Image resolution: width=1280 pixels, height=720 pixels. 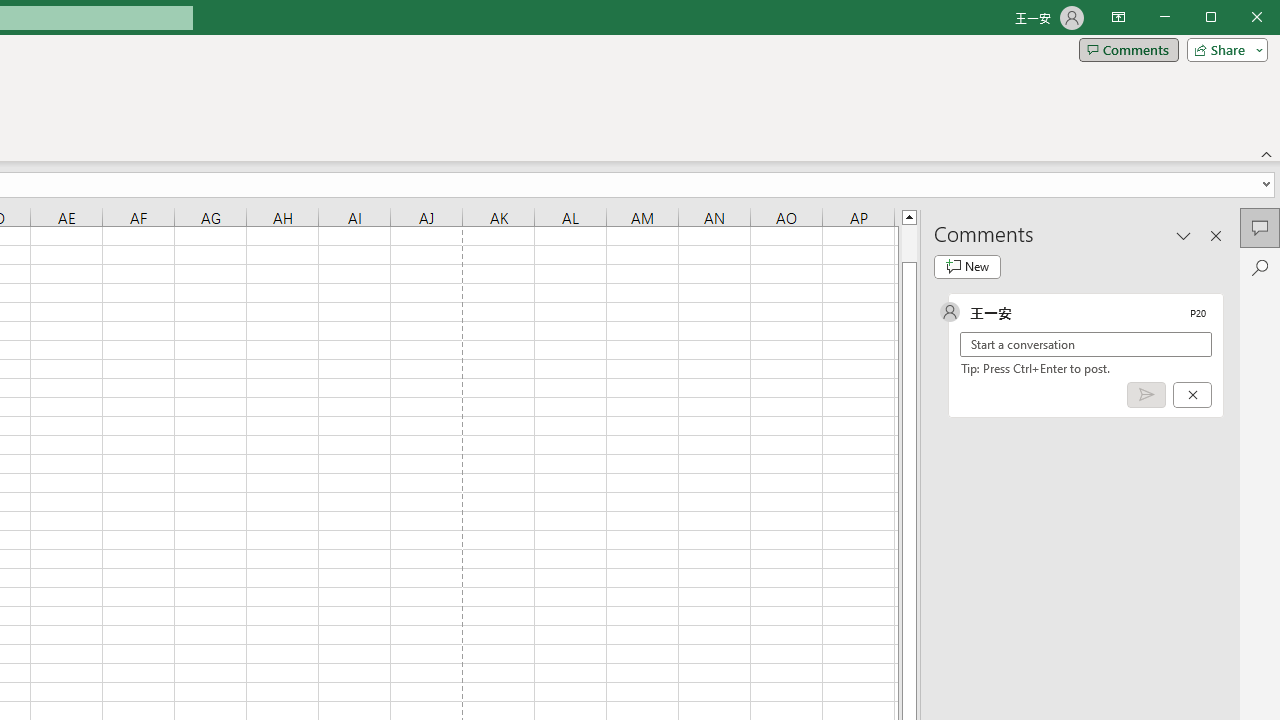 I want to click on 'Page up', so click(x=908, y=242).